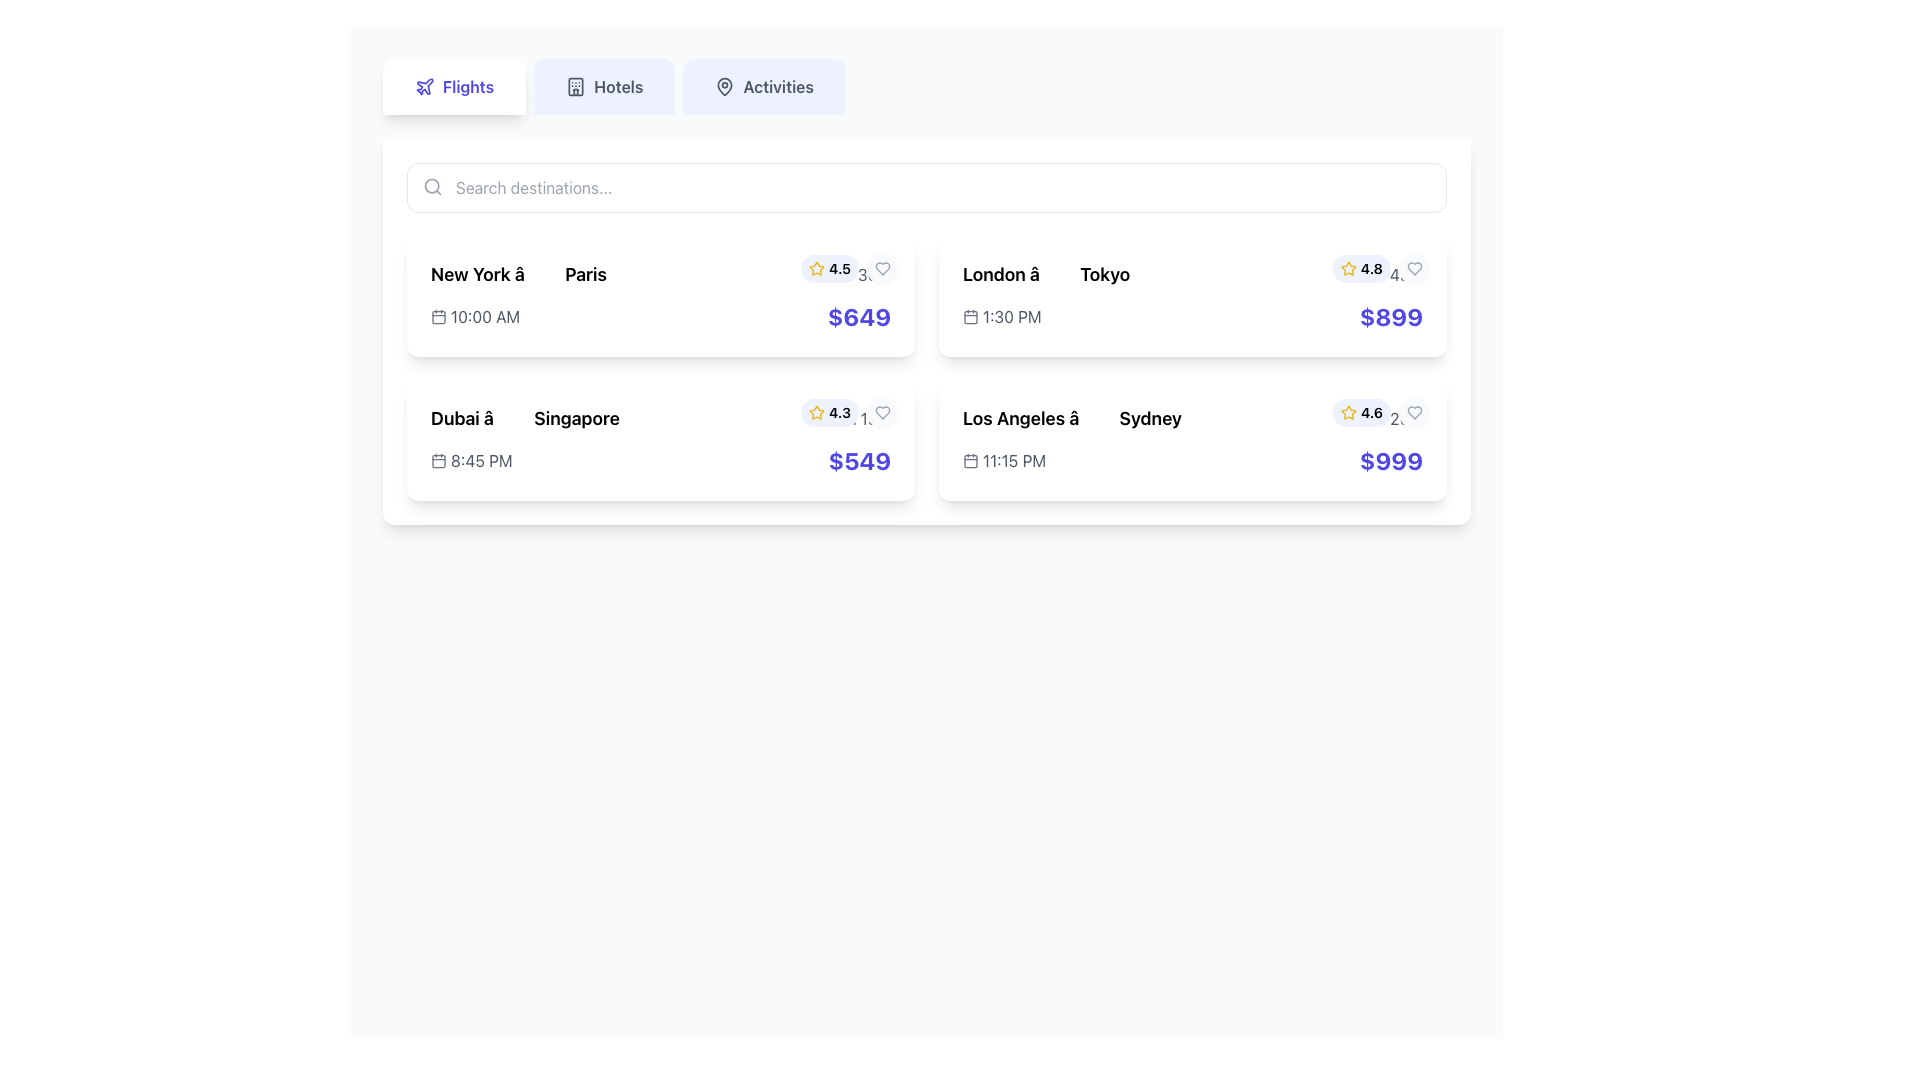 This screenshot has width=1920, height=1080. What do you see at coordinates (431, 186) in the screenshot?
I see `the search icon located inside the search bar, to the left of the placeholder text 'Search destinations...'` at bounding box center [431, 186].